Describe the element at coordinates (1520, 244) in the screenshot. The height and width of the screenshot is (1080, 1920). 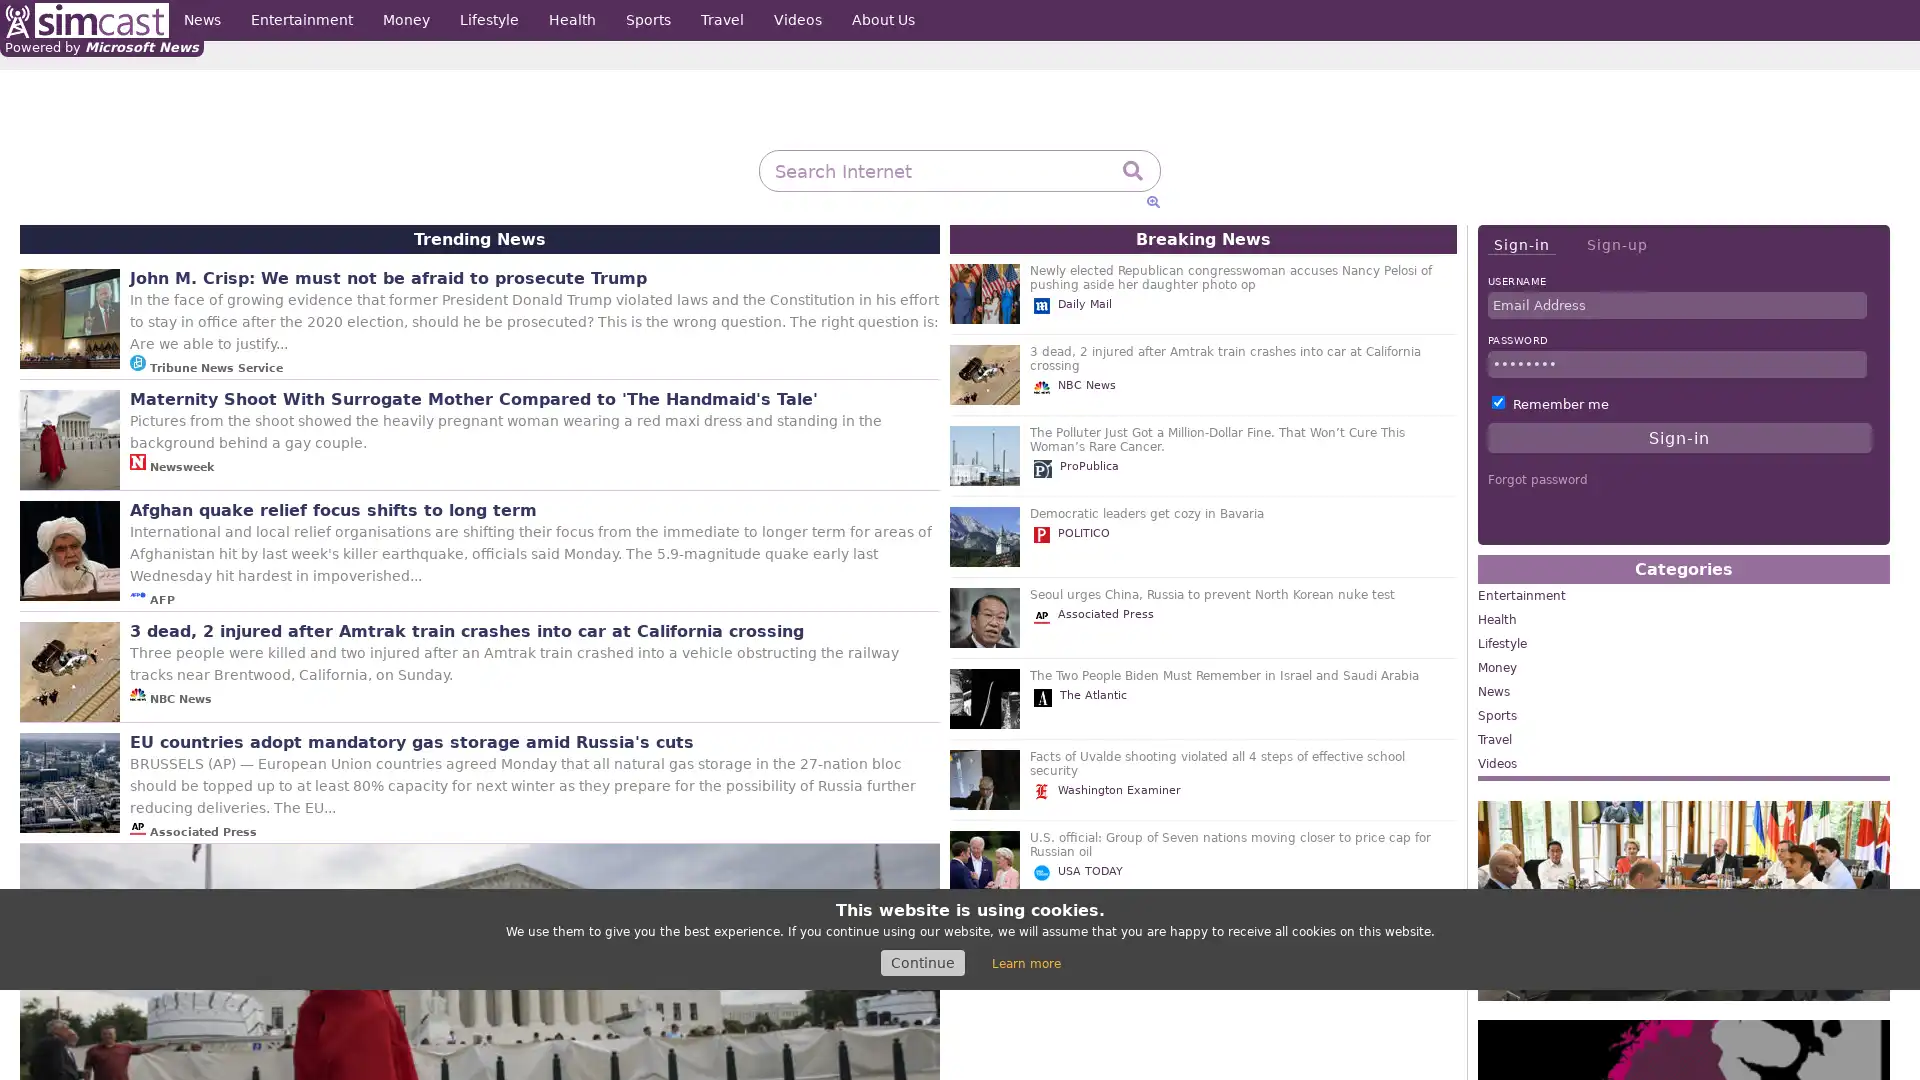
I see `Sign-in` at that location.